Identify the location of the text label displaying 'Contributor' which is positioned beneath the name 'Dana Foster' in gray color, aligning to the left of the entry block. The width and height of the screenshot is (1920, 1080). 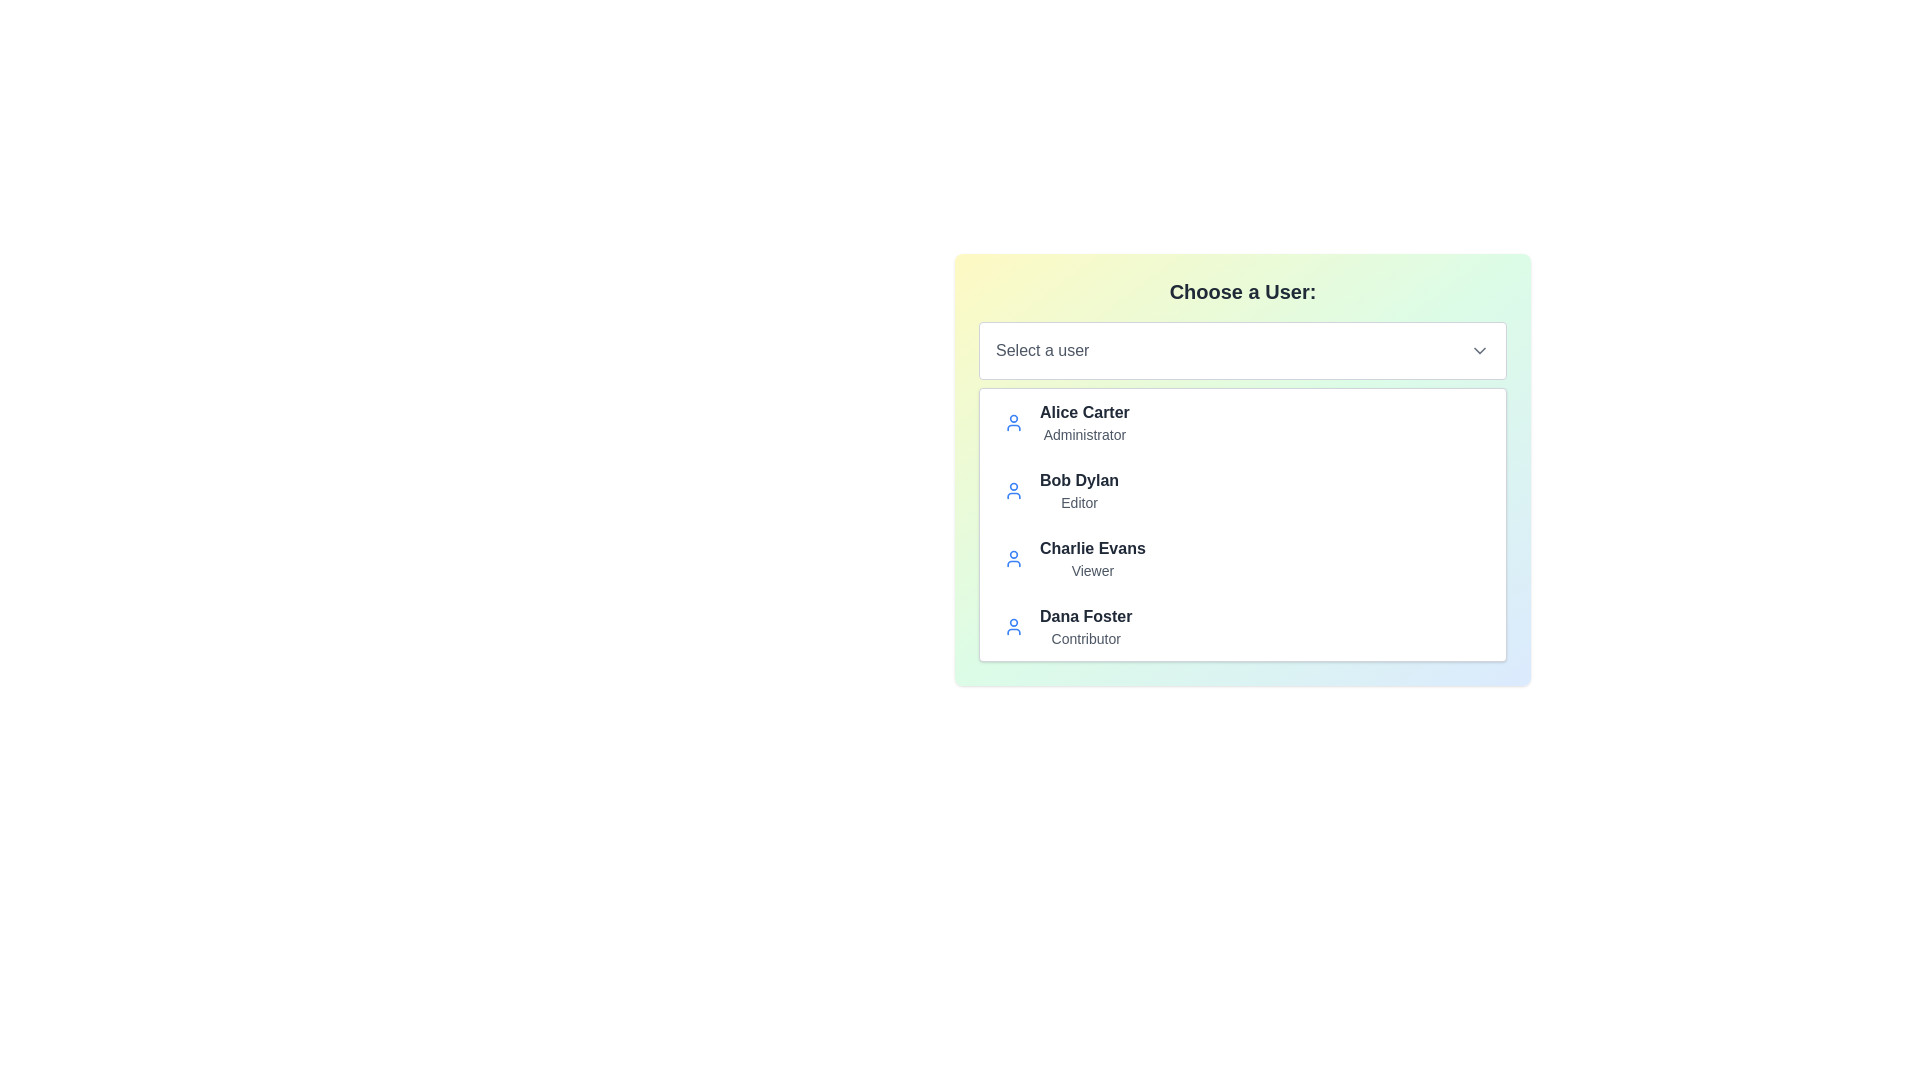
(1085, 639).